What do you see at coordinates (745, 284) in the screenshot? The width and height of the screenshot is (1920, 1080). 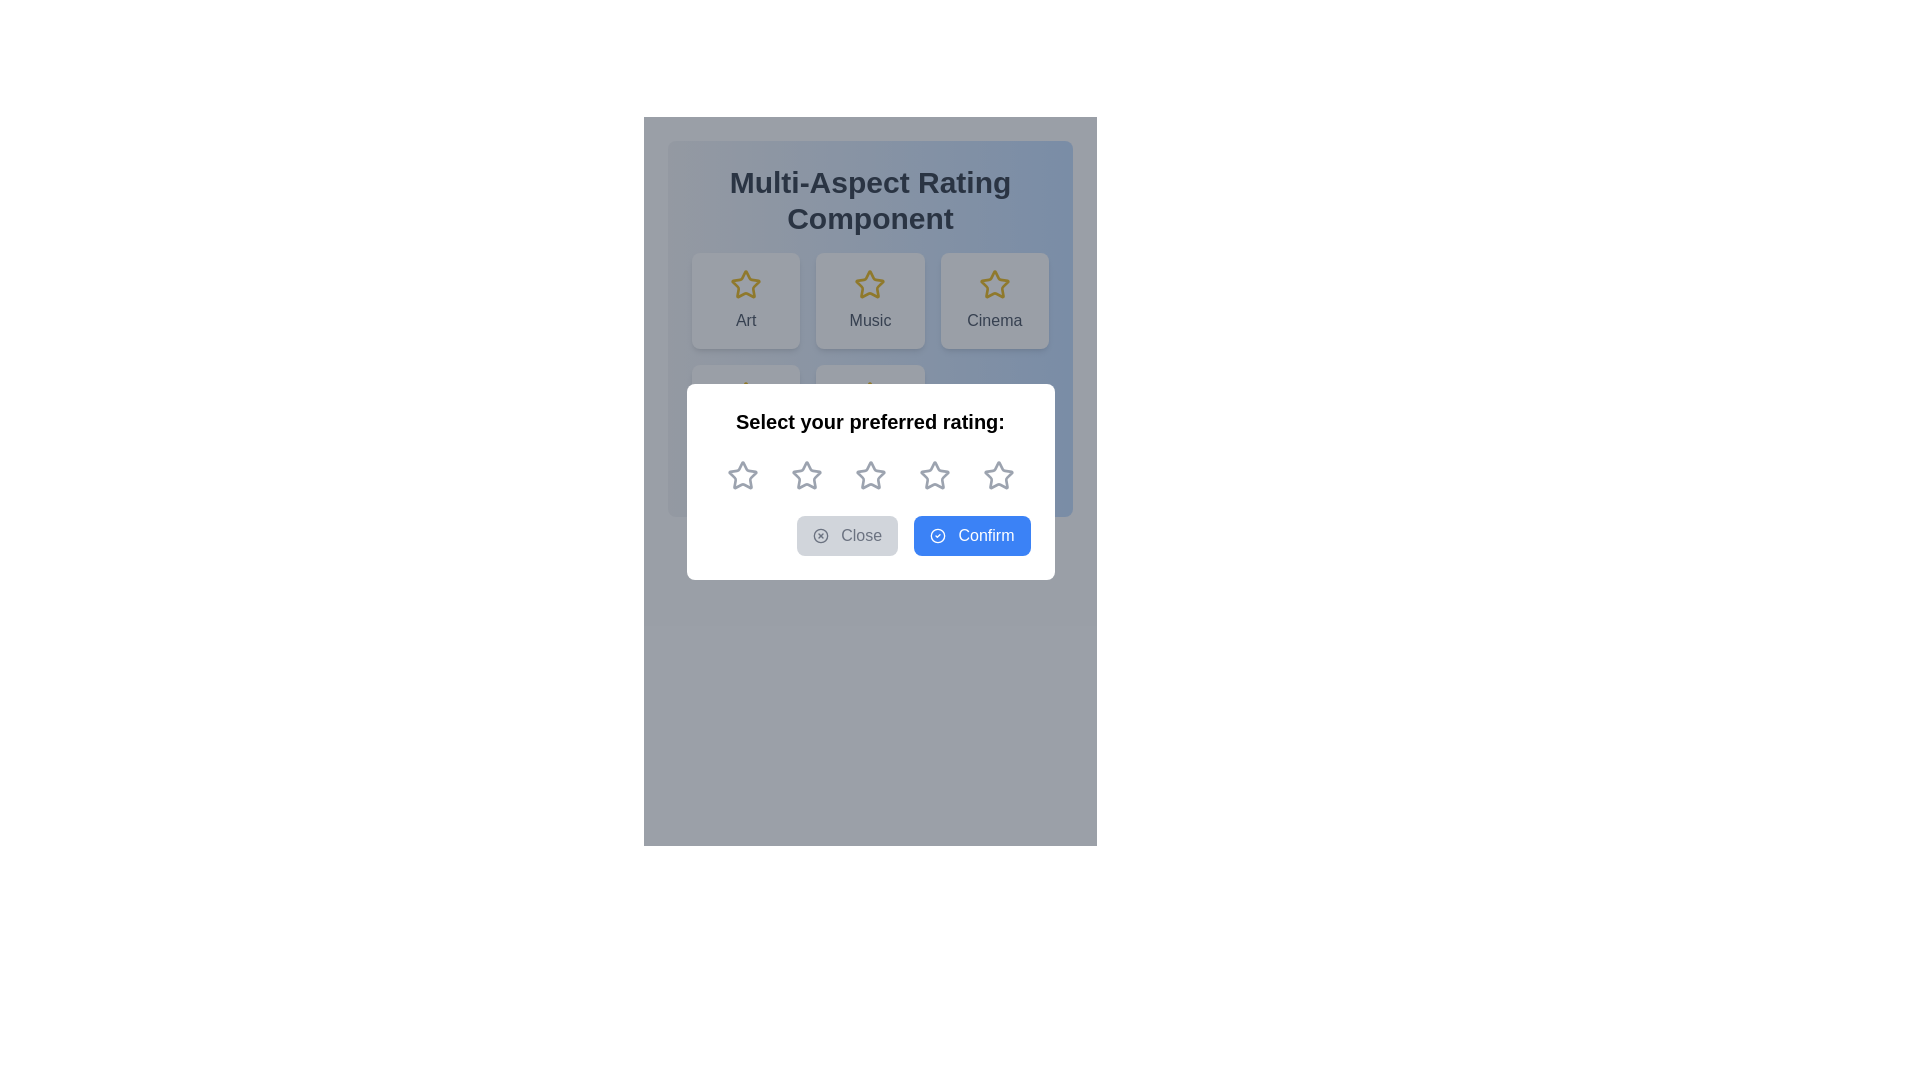 I see `the golden-yellow star icon with a hollow center located in the top-left corner of the 'Art' category` at bounding box center [745, 284].